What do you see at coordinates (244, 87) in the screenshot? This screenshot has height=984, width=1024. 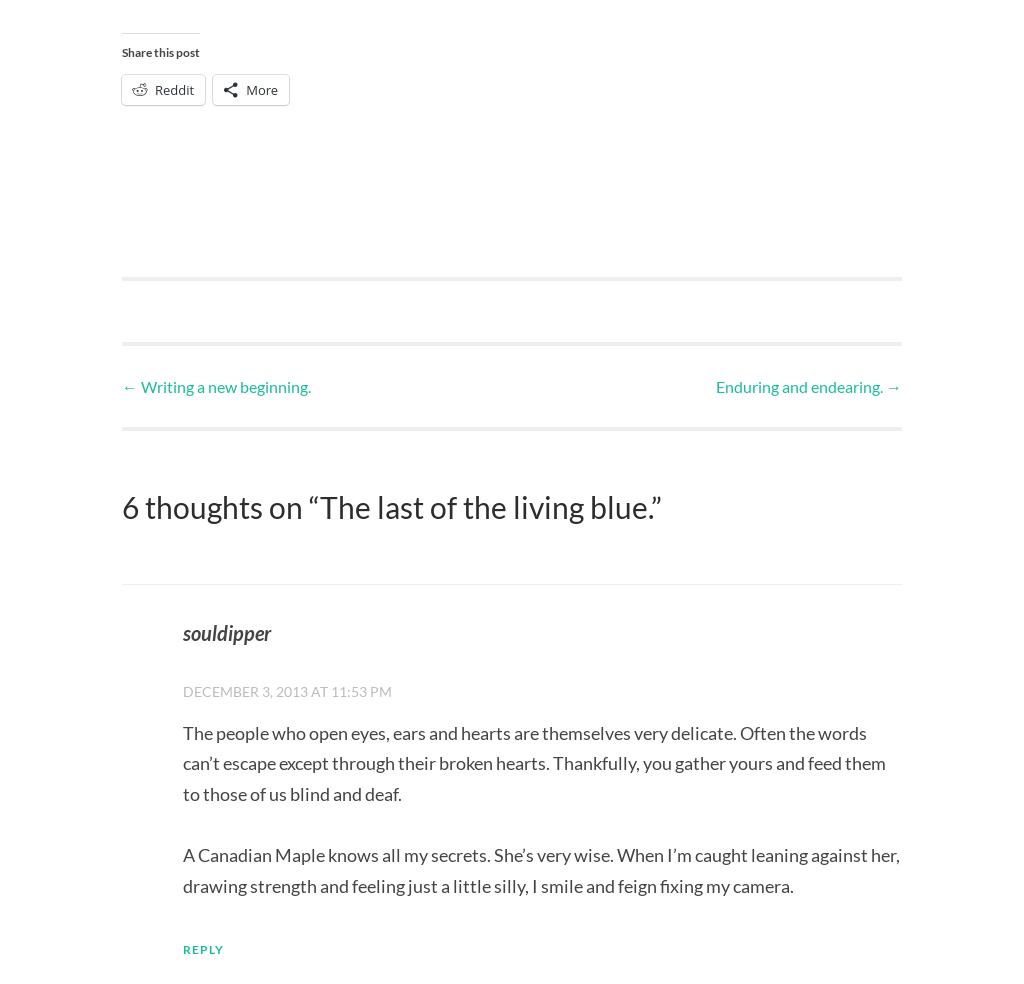 I see `'More'` at bounding box center [244, 87].